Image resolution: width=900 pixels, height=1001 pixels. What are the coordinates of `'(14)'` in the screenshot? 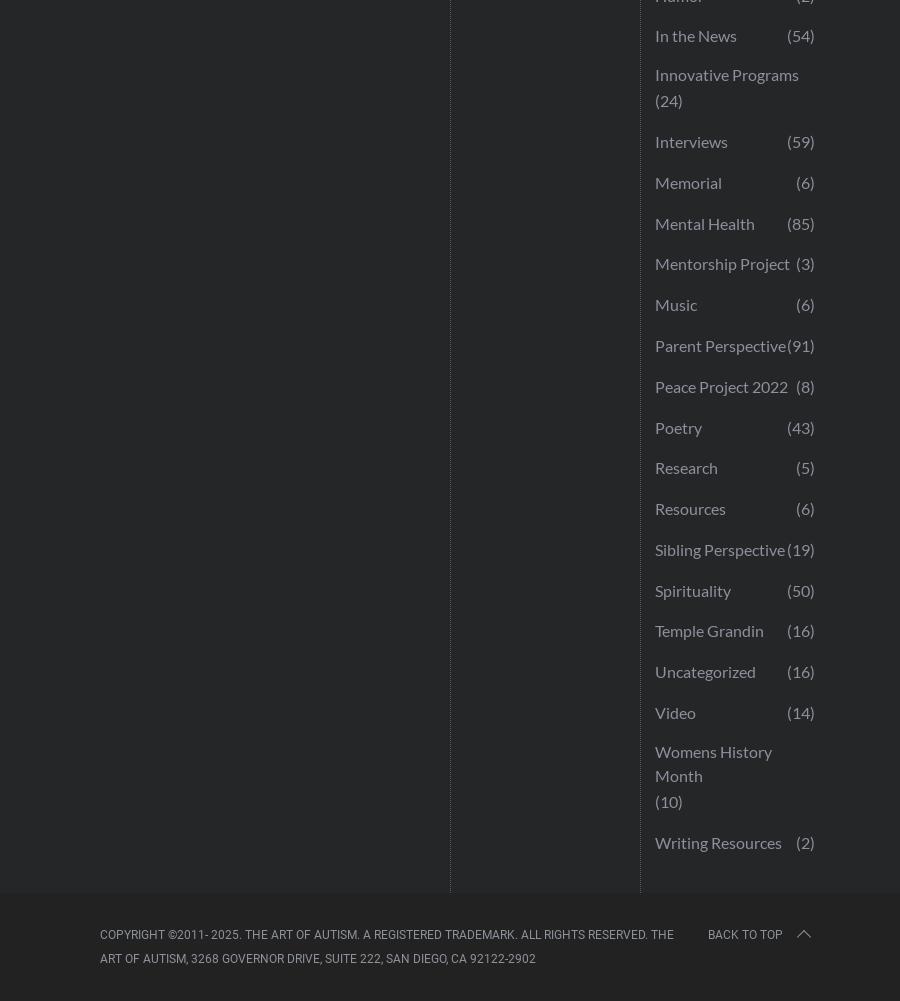 It's located at (801, 710).